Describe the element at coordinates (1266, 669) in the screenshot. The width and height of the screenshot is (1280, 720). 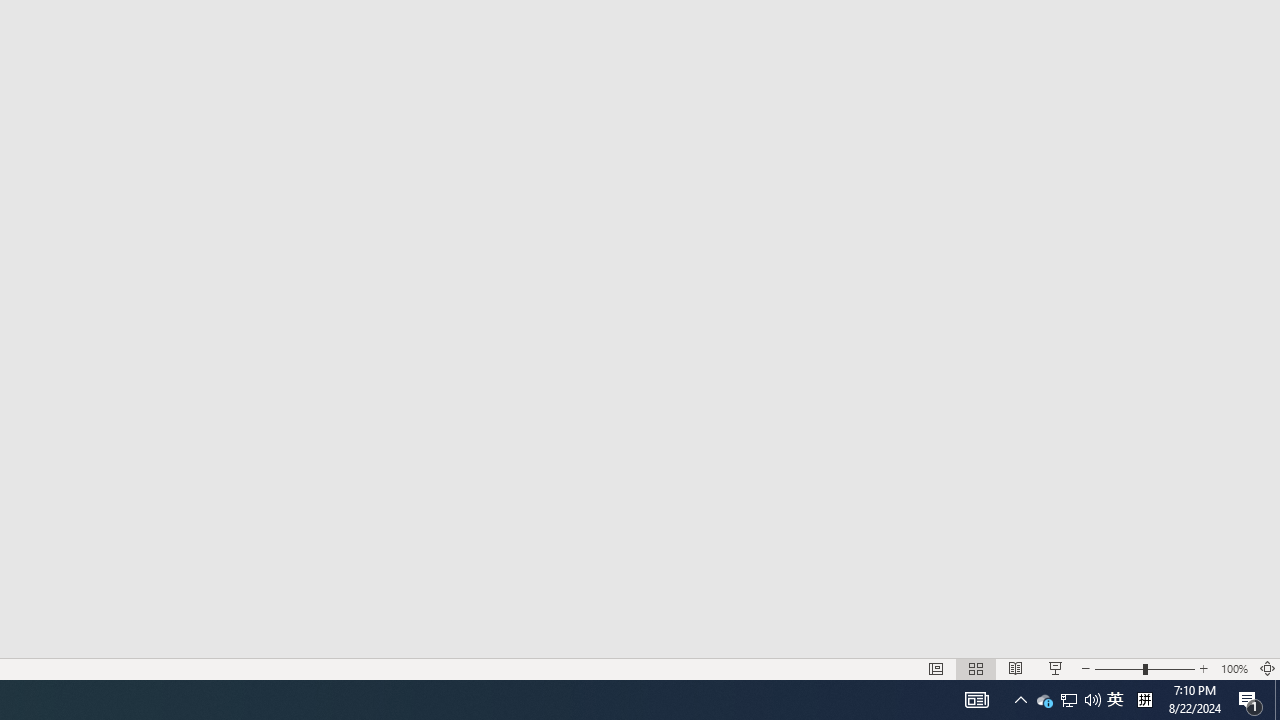
I see `'Zoom to Fit '` at that location.